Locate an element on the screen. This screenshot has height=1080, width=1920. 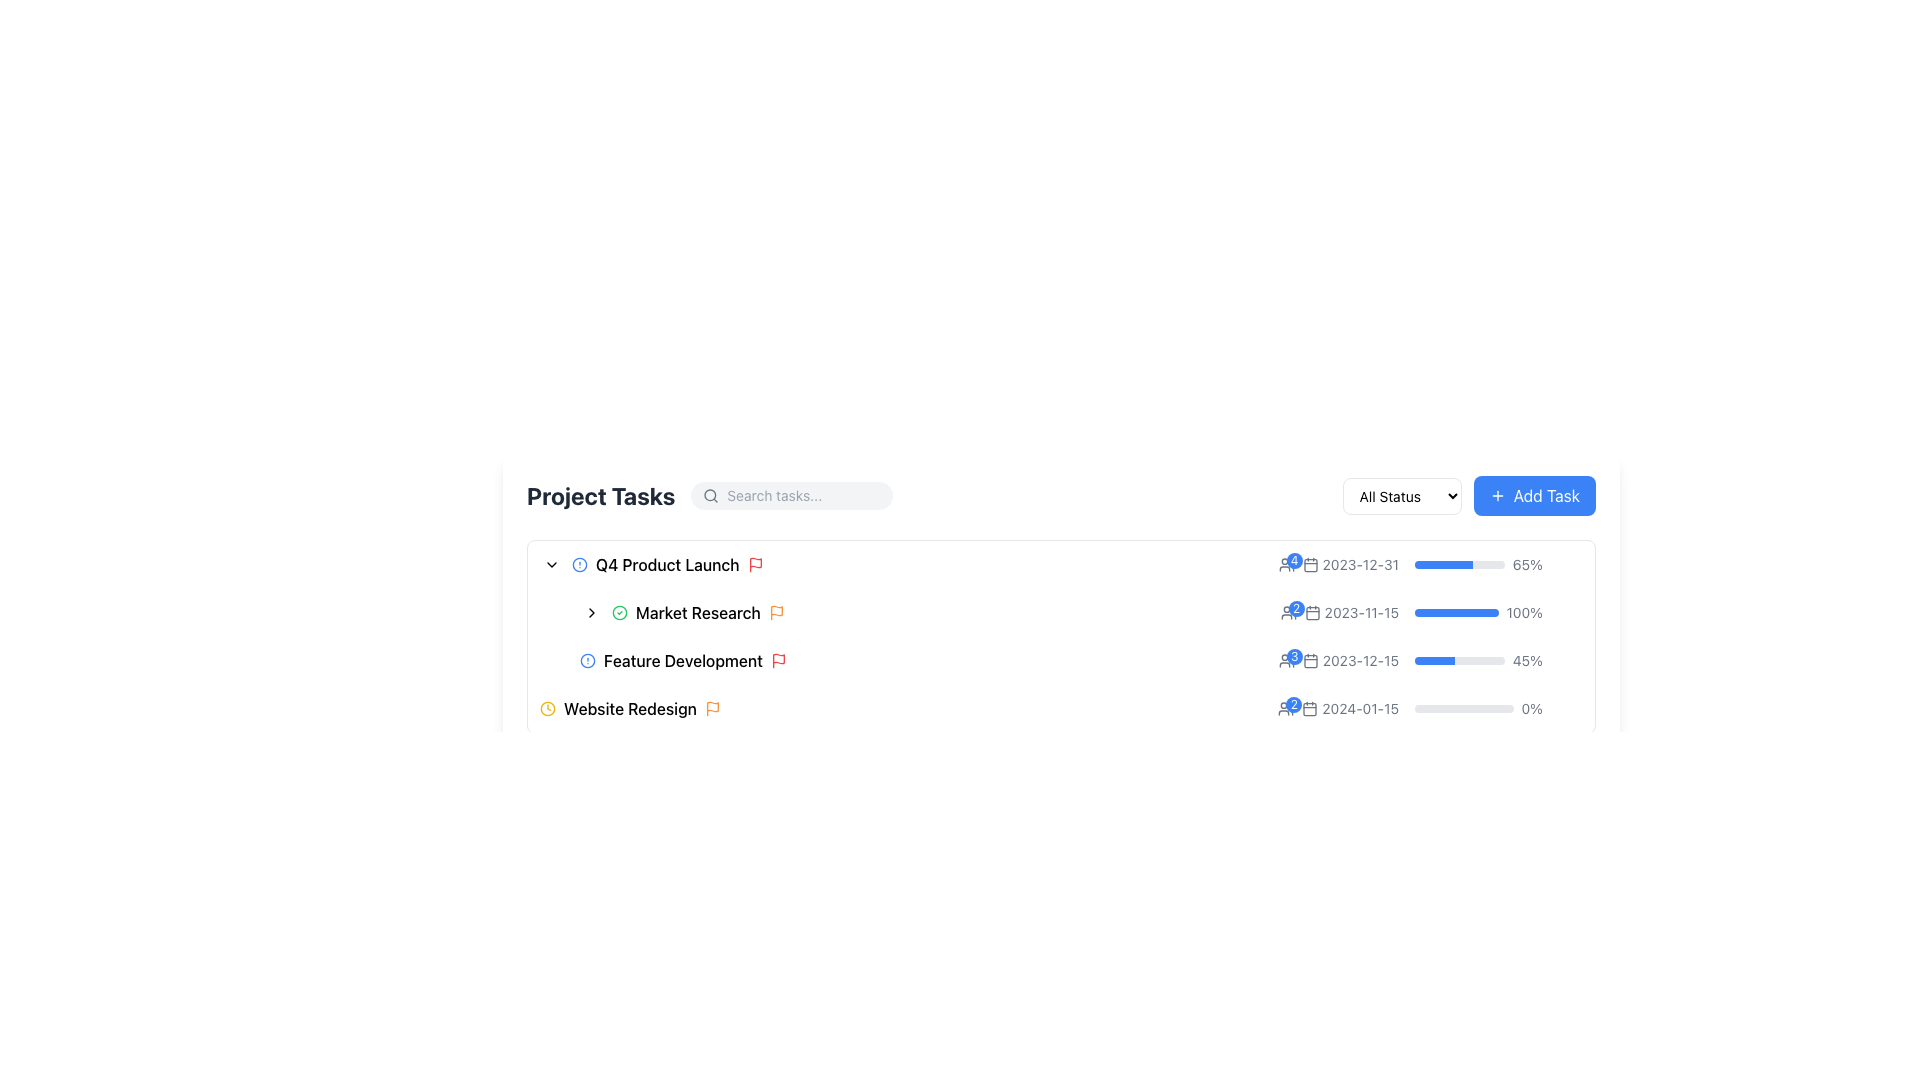
the progress bar representing the task under the 'Website Redesign' section, which is currently at 0% completion is located at coordinates (1464, 708).